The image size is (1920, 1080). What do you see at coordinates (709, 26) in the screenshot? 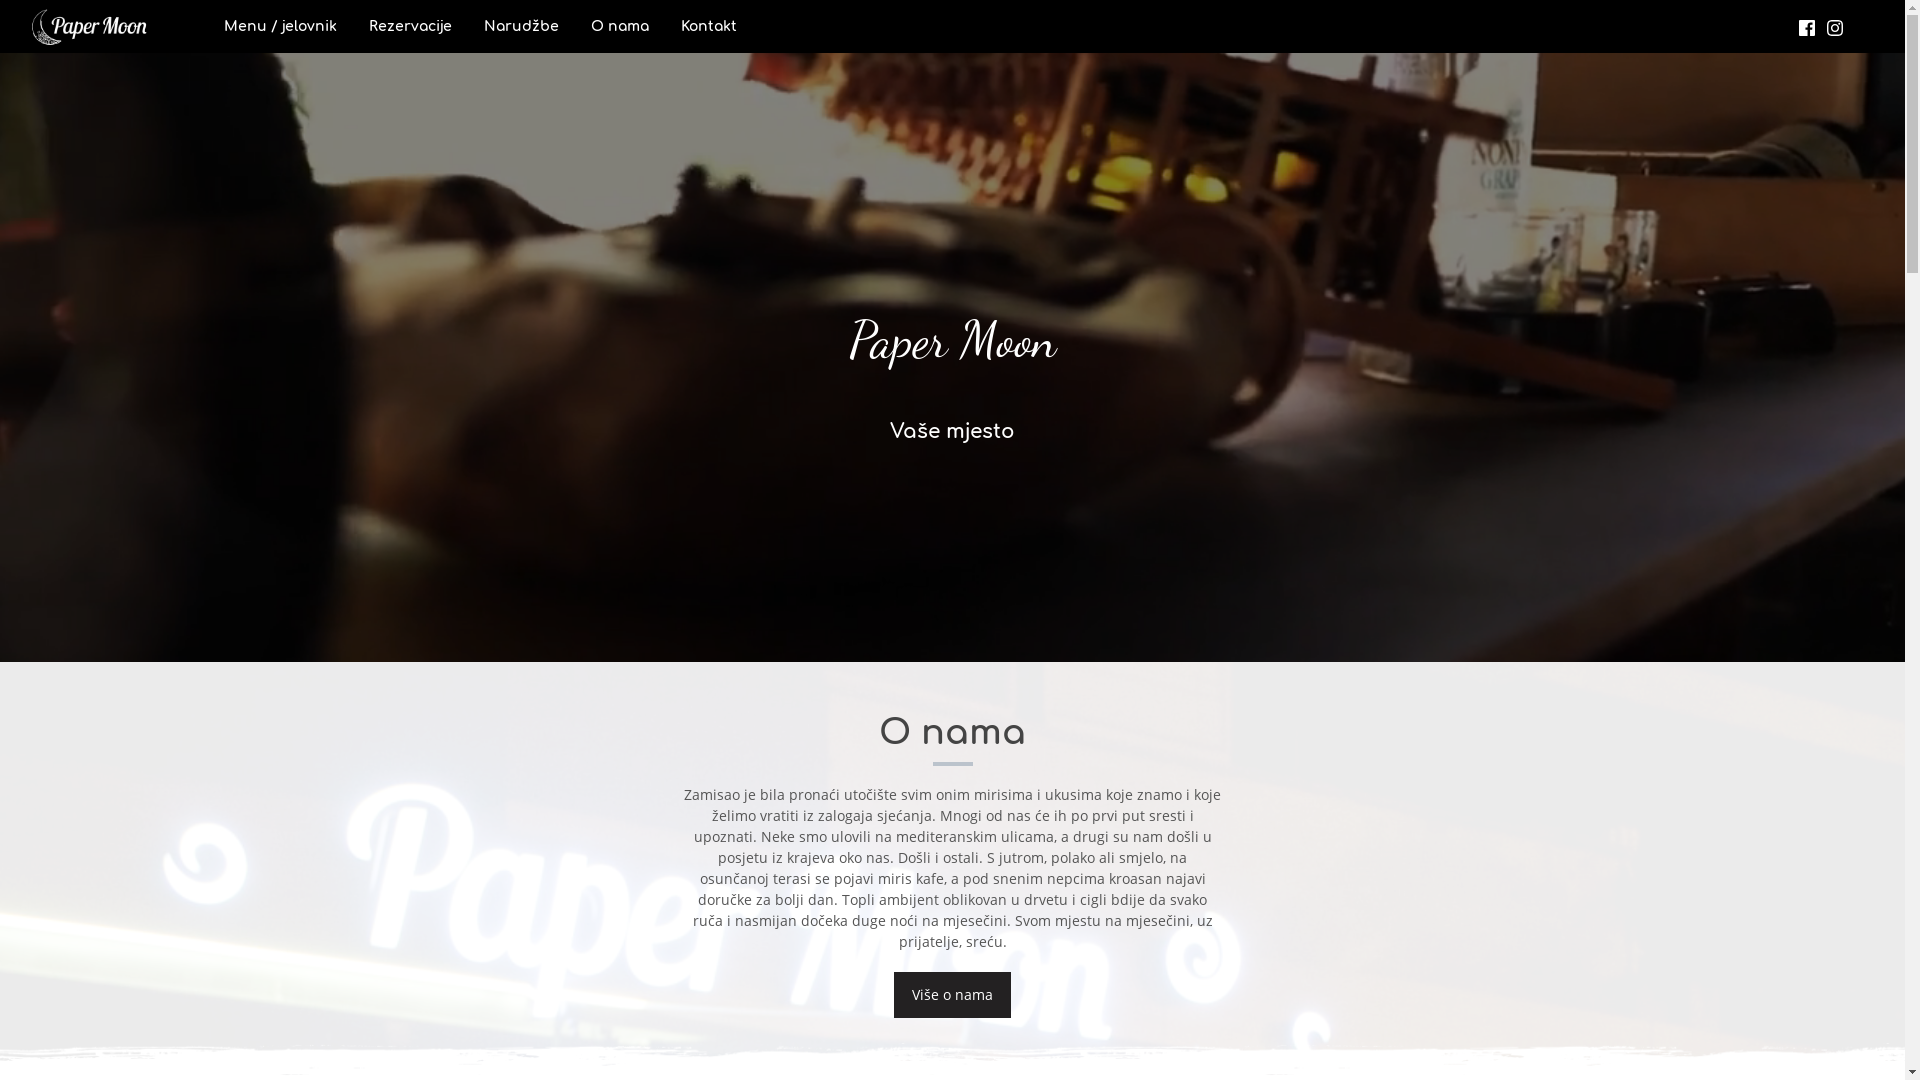
I see `'Kontakt'` at bounding box center [709, 26].